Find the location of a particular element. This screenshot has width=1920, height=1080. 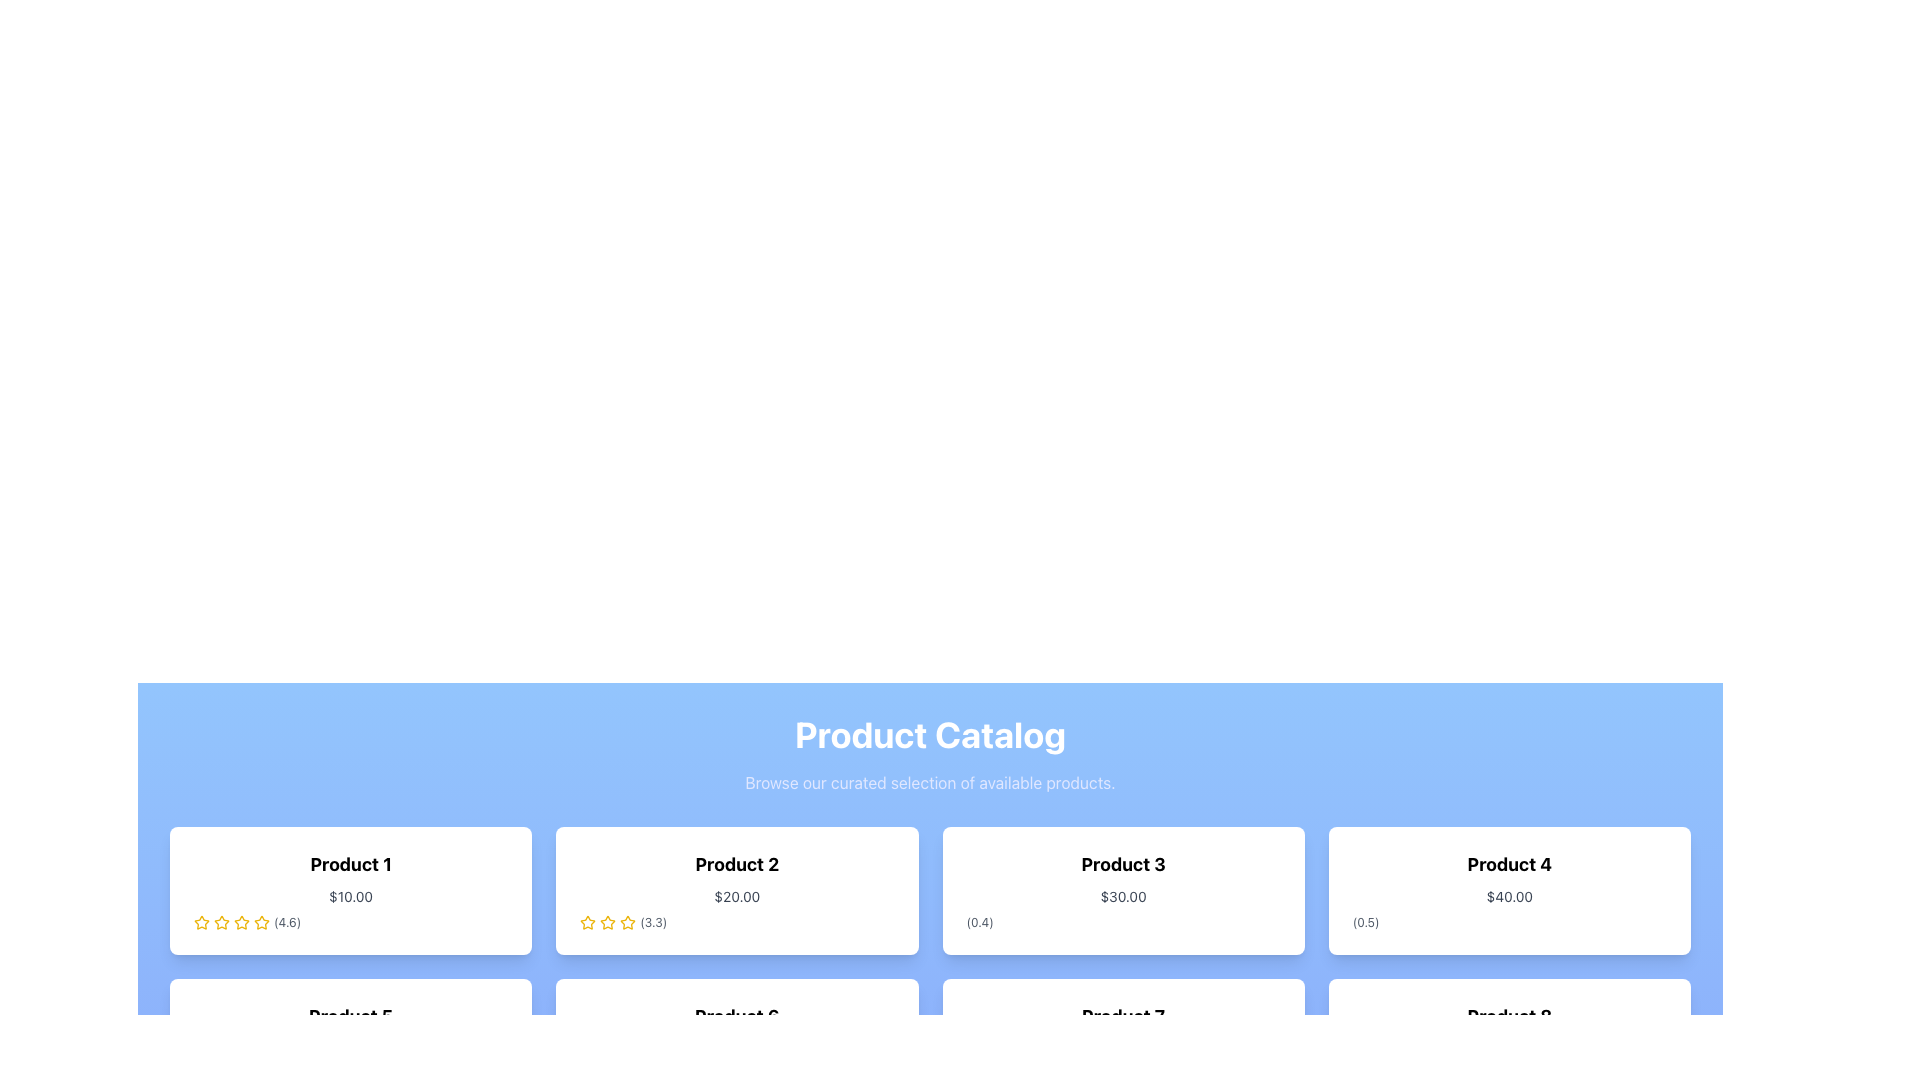

the descriptive subtitle text label located beneath the 'Product Catalog' header, which provides contextual information about the displayed products is located at coordinates (929, 782).